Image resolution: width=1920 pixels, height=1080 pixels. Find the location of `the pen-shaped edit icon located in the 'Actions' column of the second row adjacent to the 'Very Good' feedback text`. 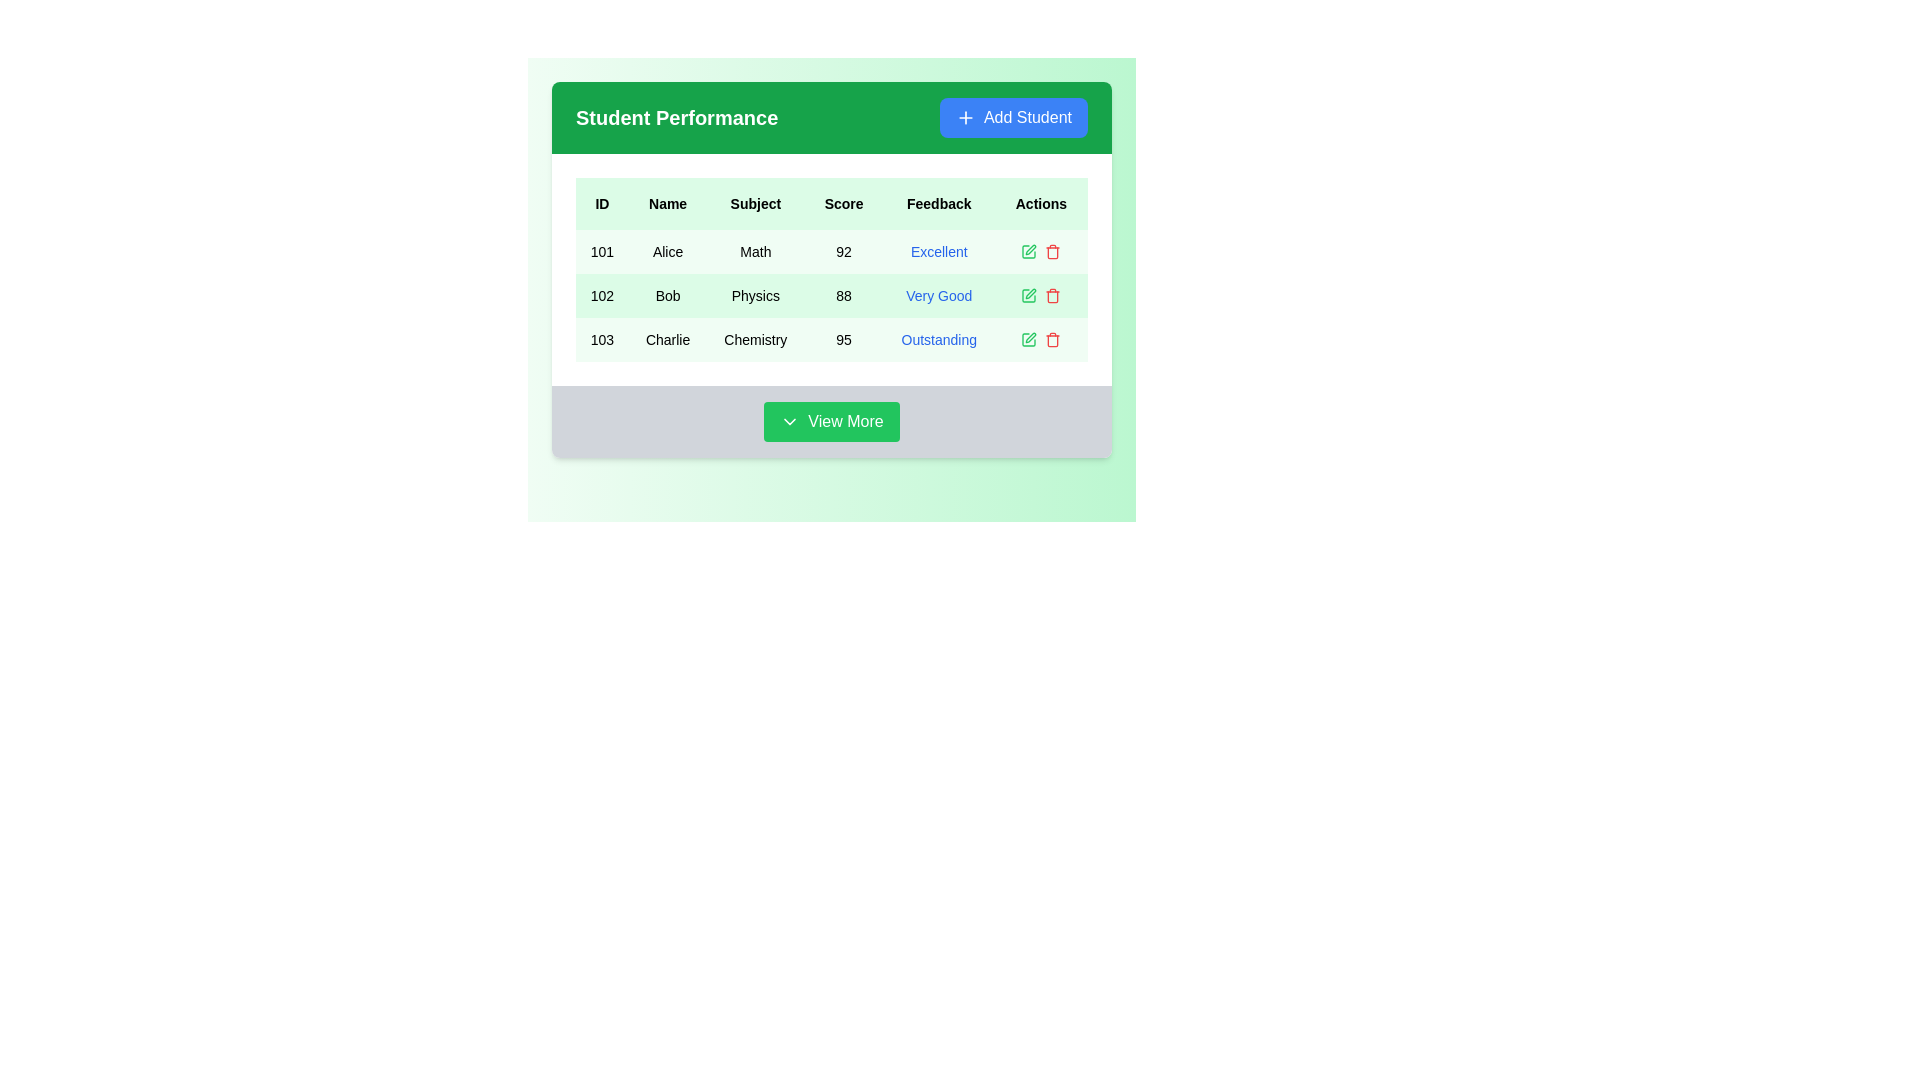

the pen-shaped edit icon located in the 'Actions' column of the second row adjacent to the 'Very Good' feedback text is located at coordinates (1031, 293).